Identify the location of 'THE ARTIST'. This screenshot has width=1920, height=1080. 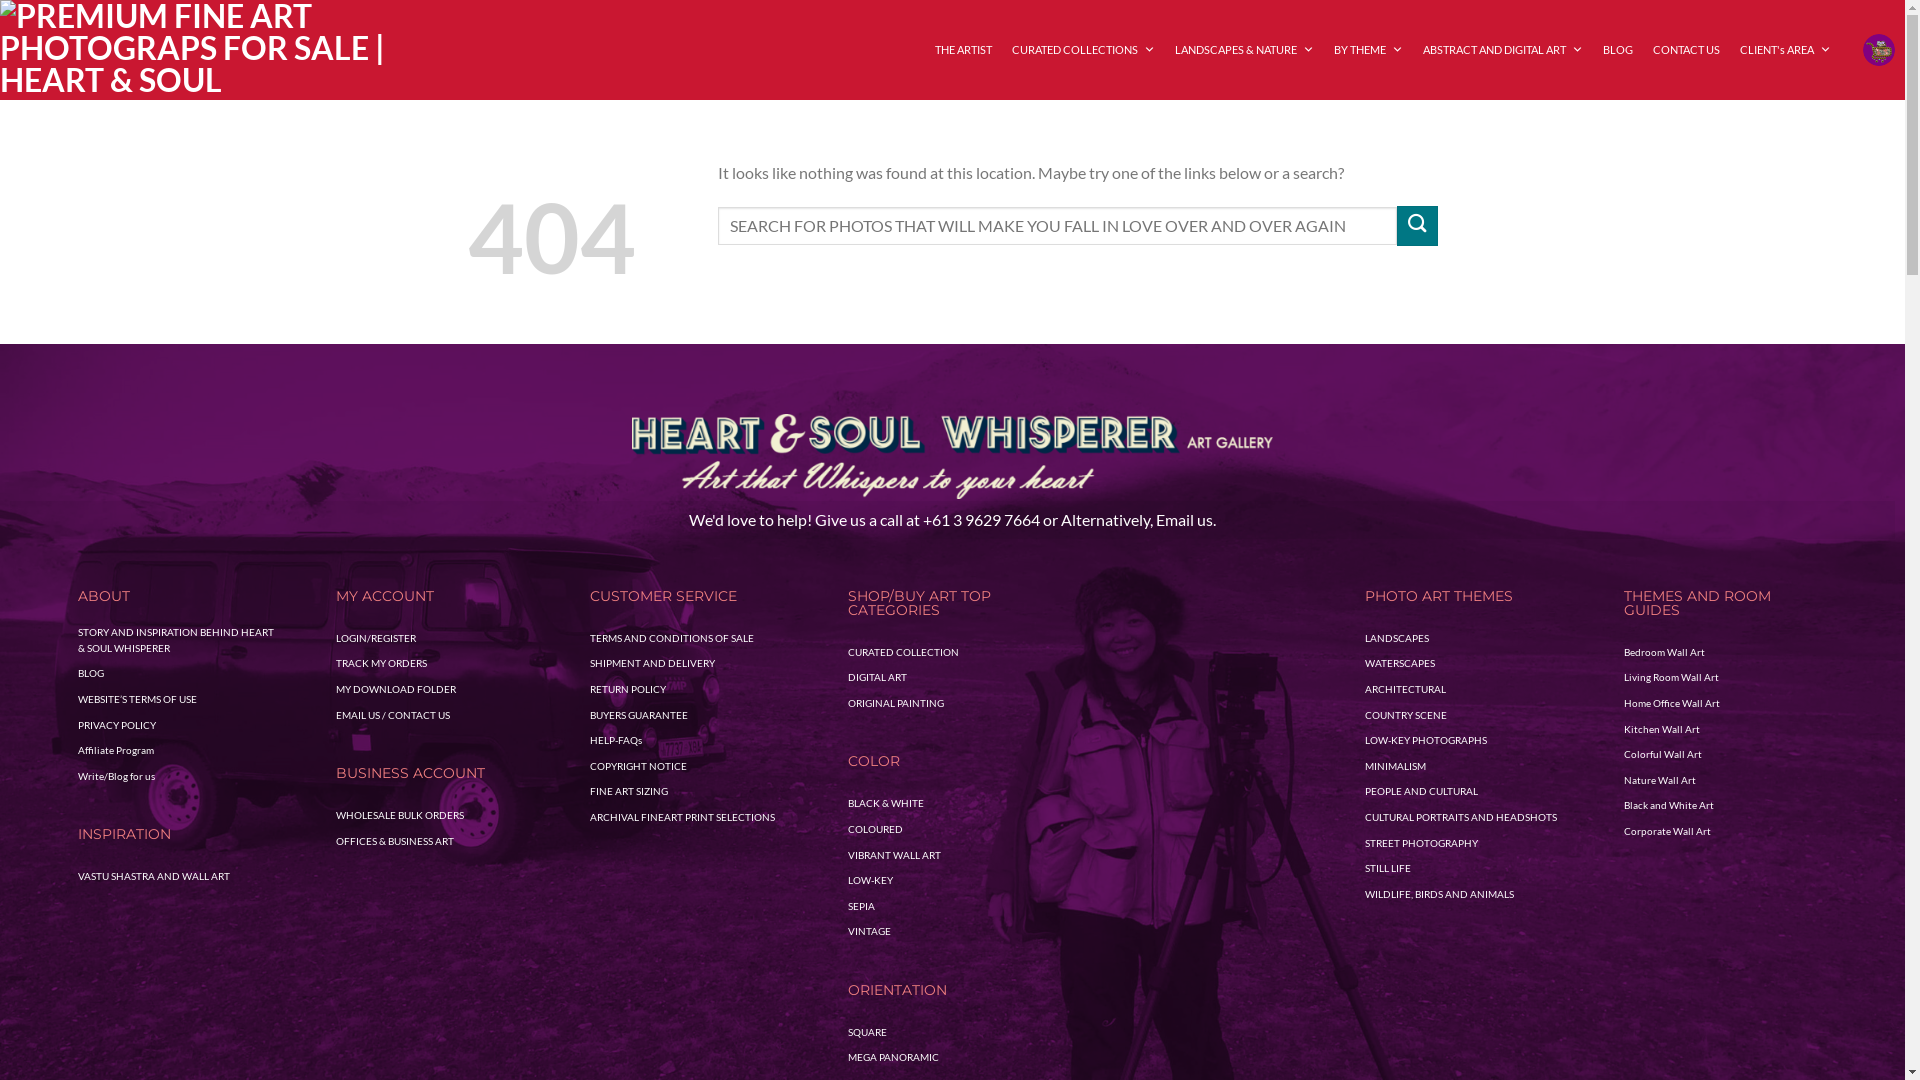
(963, 49).